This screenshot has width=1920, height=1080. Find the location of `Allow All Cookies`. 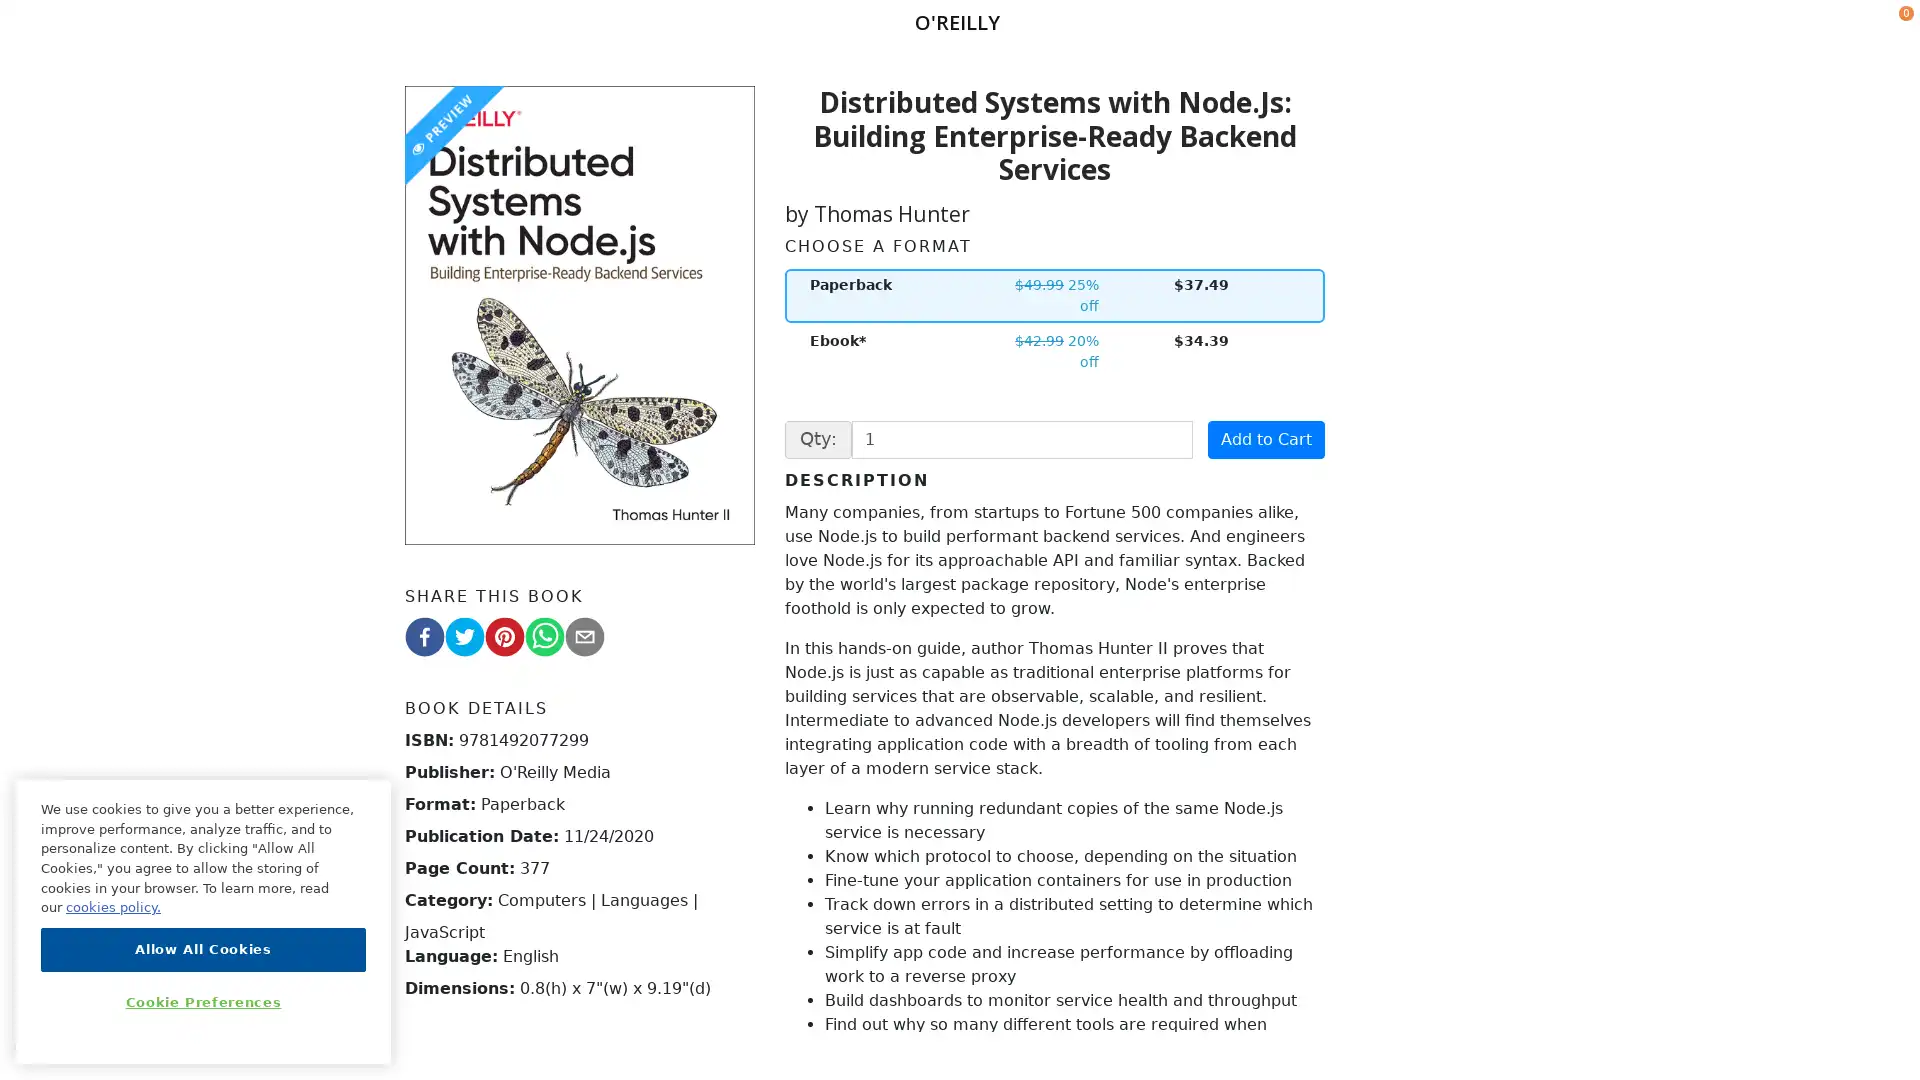

Allow All Cookies is located at coordinates (203, 948).